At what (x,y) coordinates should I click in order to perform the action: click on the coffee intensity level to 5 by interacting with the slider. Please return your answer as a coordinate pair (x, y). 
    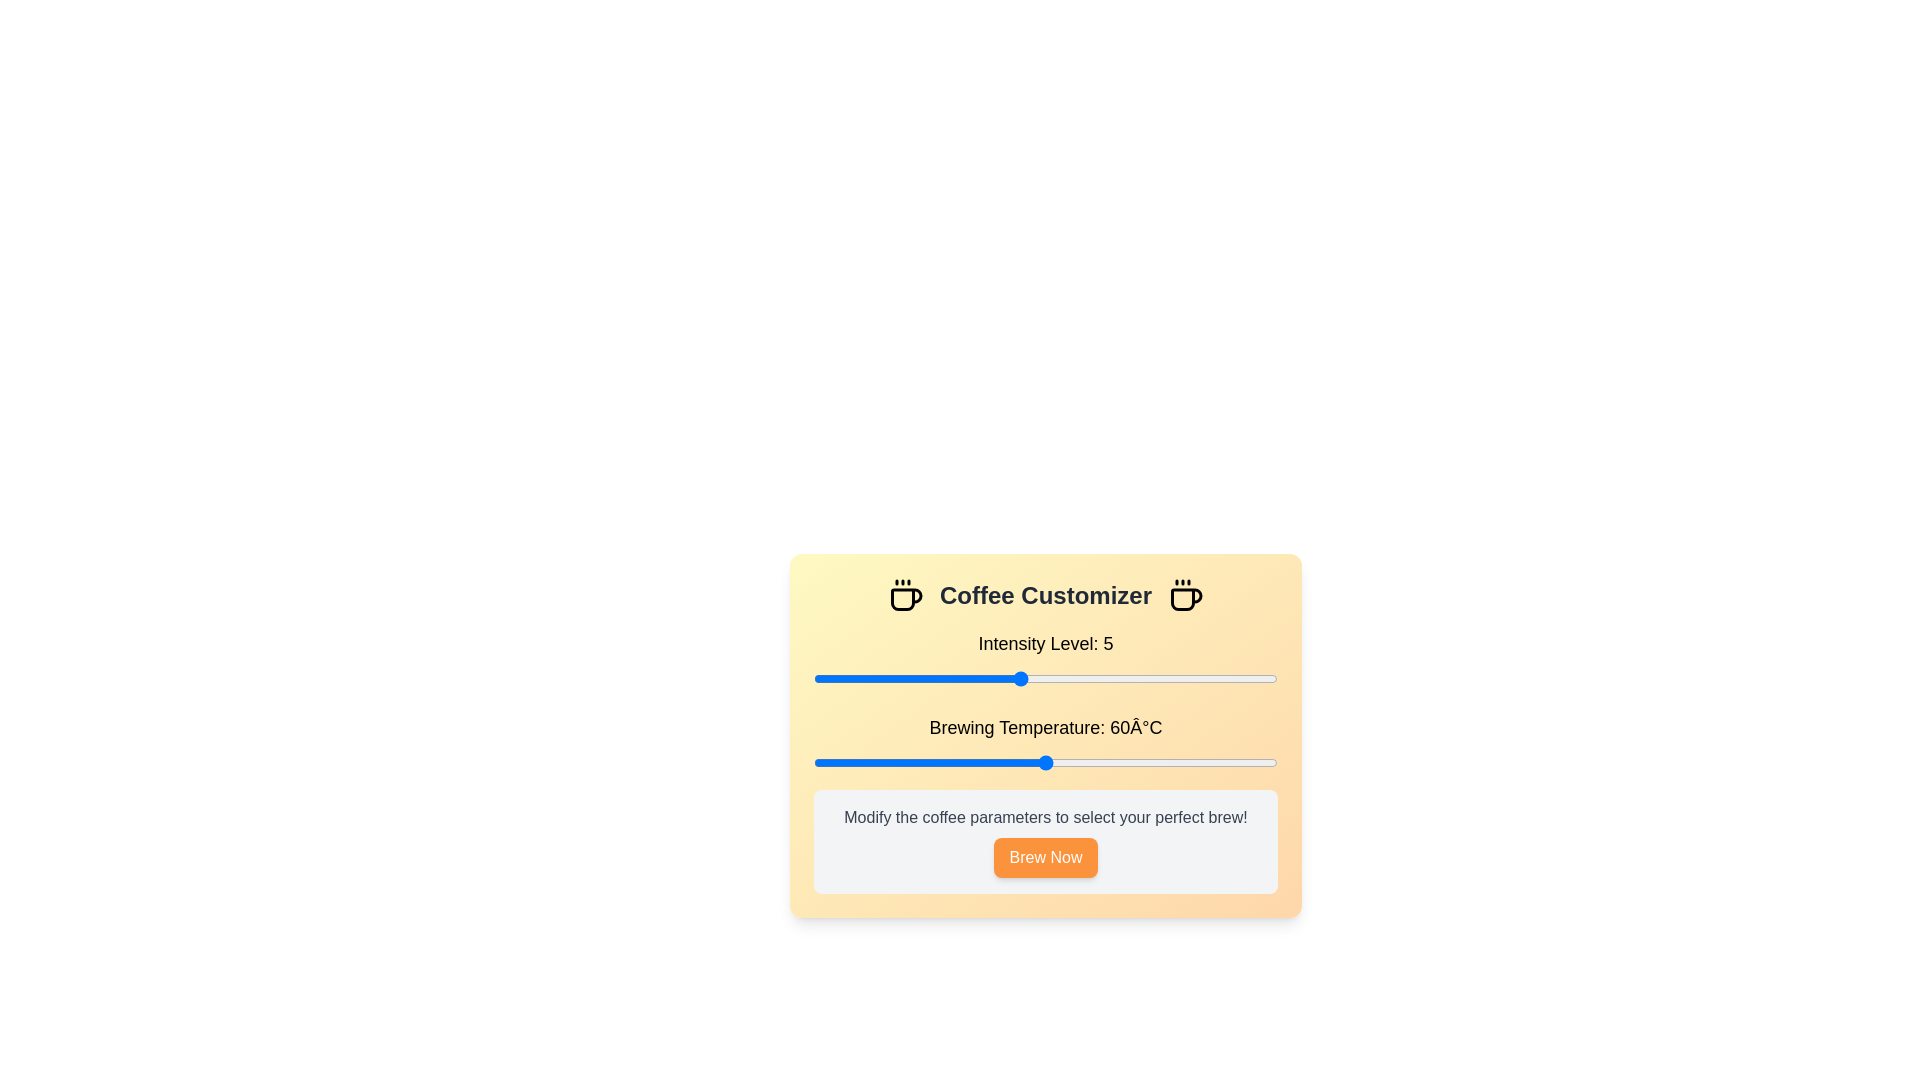
    Looking at the image, I should click on (1020, 677).